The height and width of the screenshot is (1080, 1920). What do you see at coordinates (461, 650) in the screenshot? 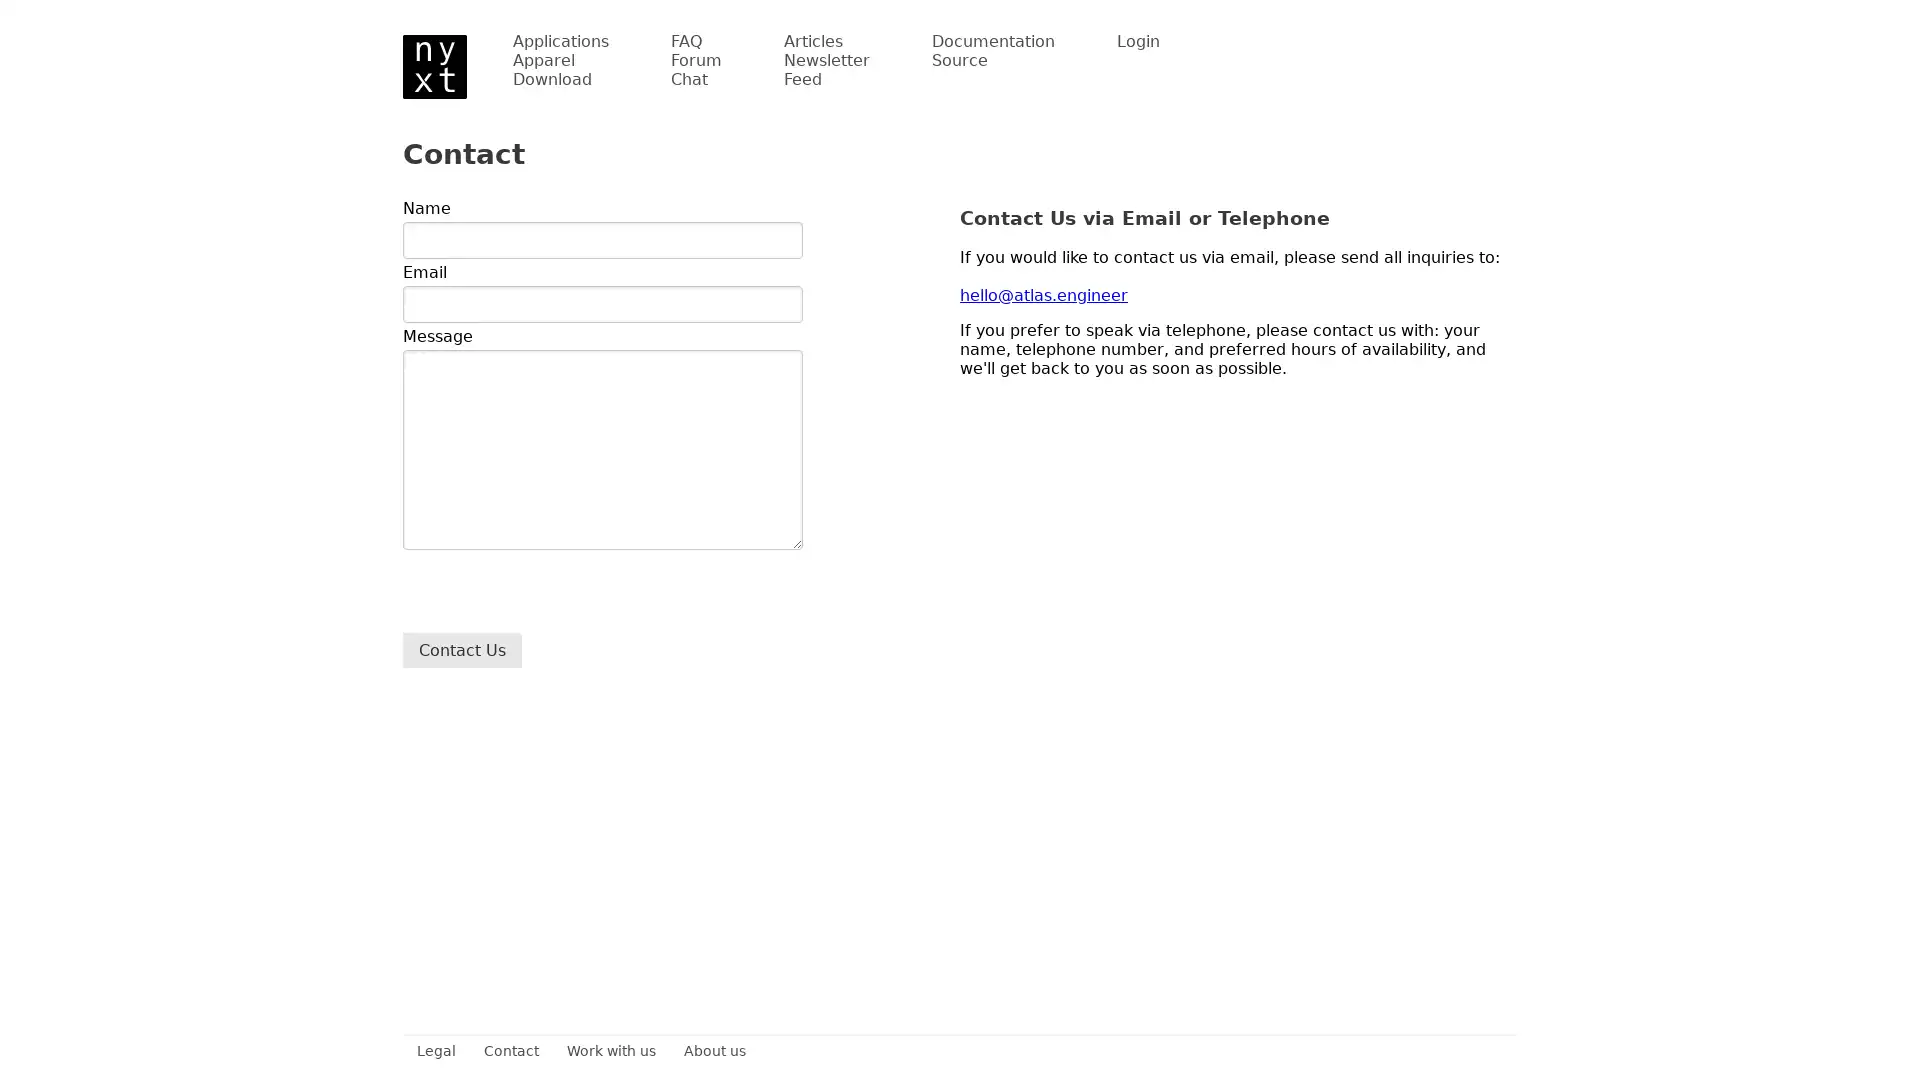
I see `Contact Us` at bounding box center [461, 650].